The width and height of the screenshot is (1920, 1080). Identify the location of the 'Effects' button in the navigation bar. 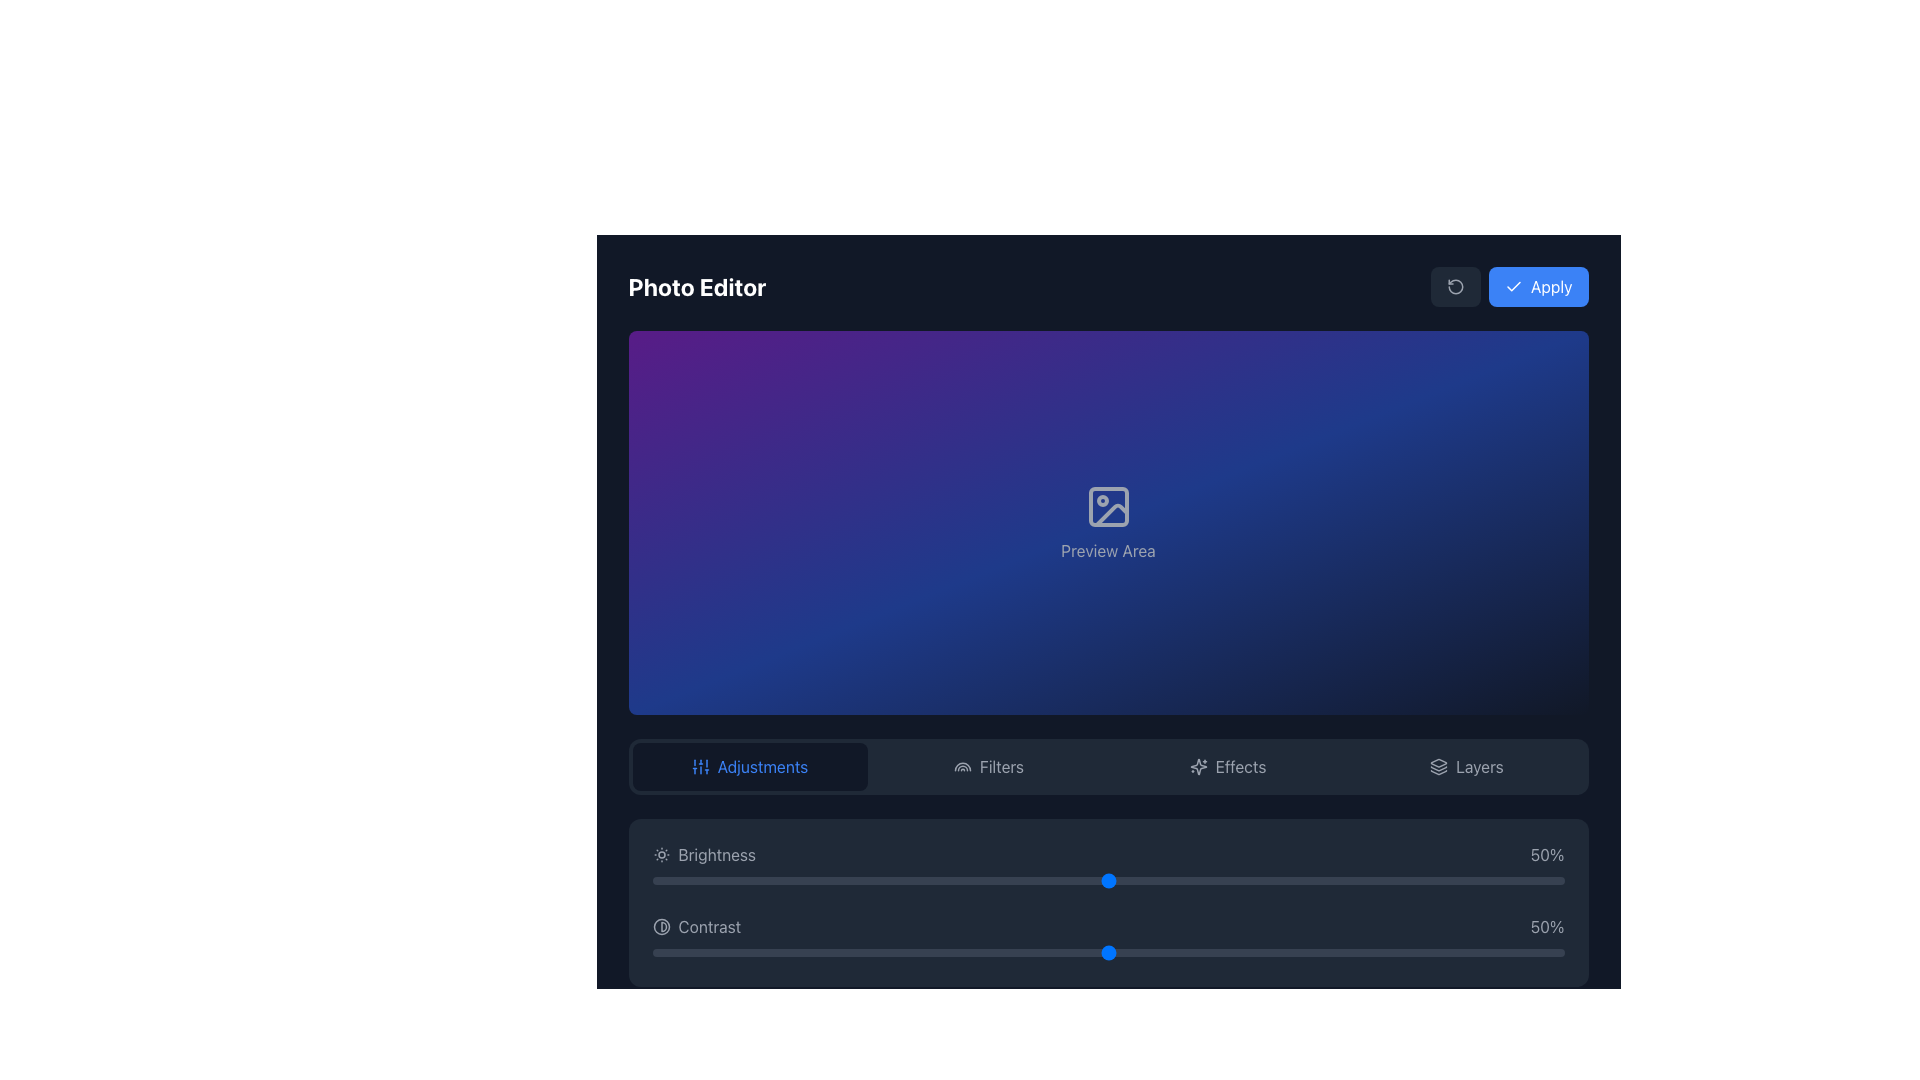
(1227, 766).